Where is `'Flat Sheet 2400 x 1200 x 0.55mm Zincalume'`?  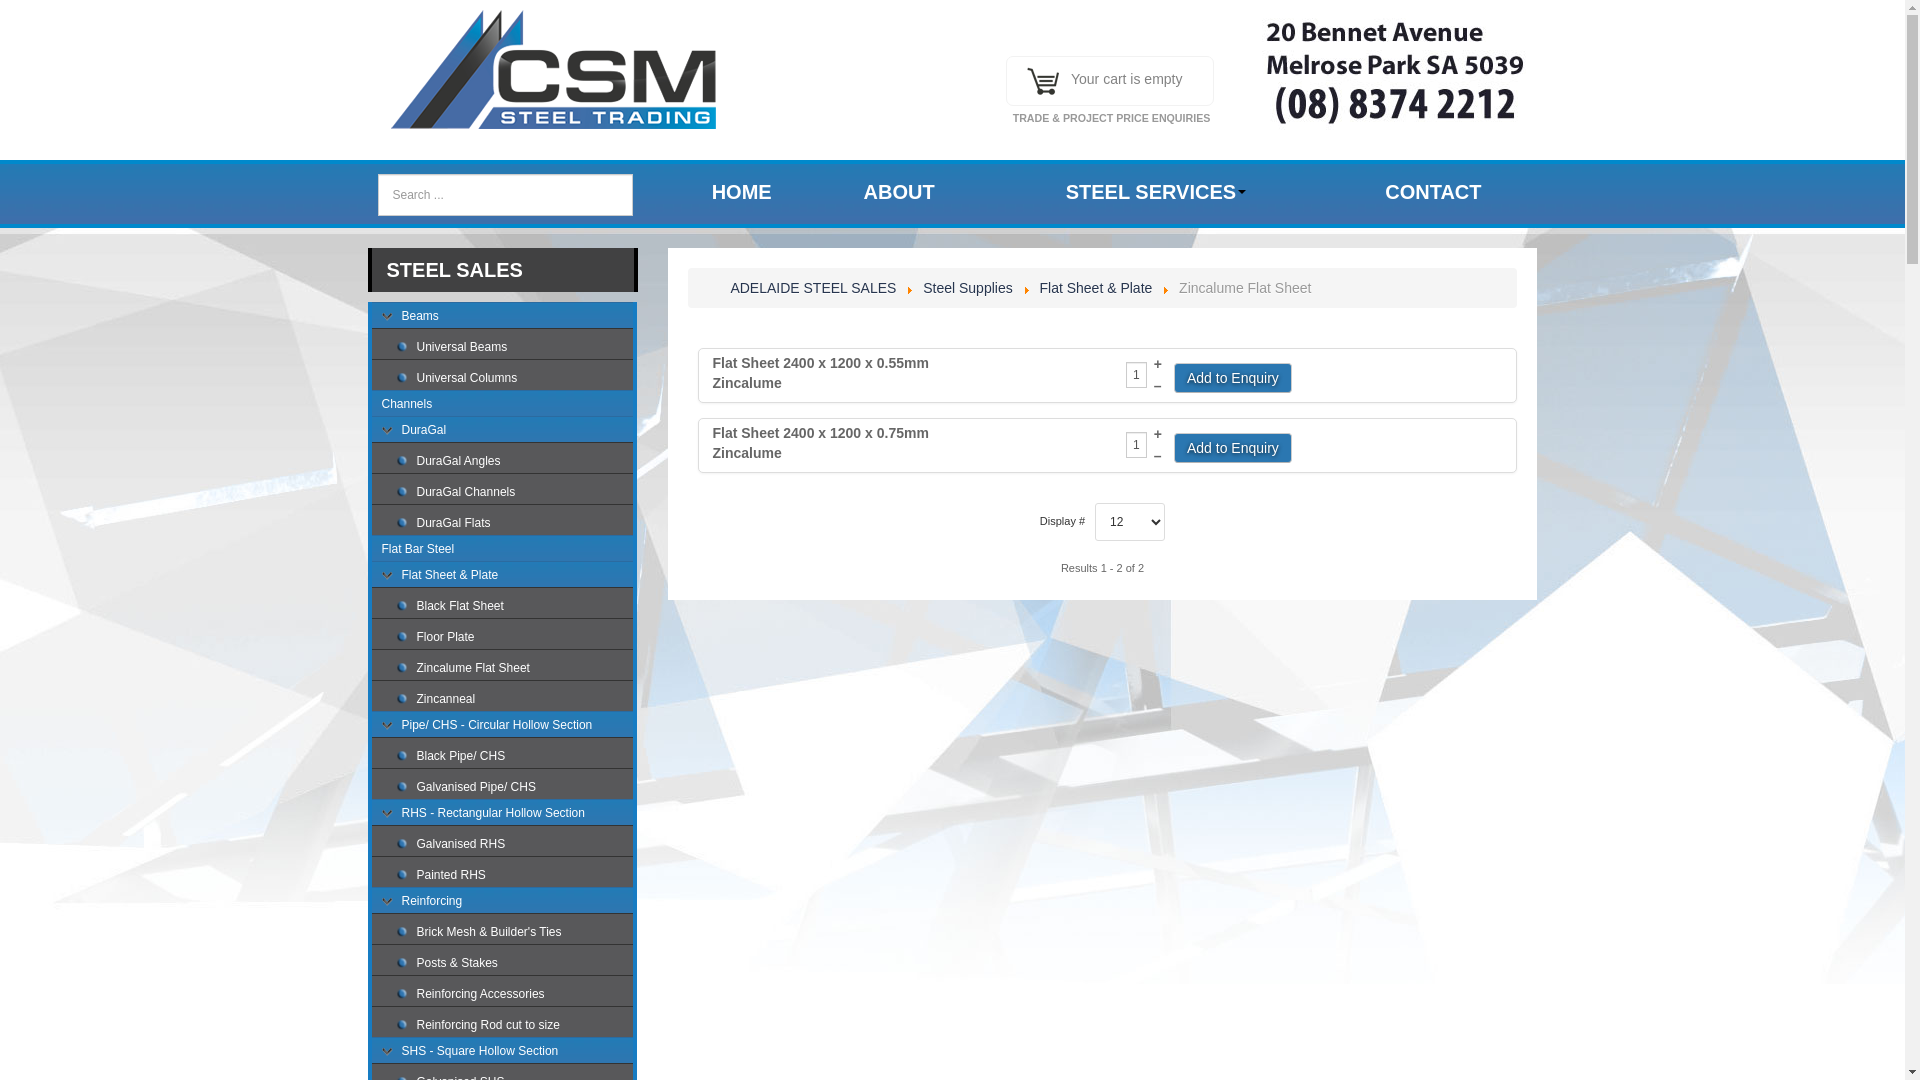 'Flat Sheet 2400 x 1200 x 0.55mm Zincalume' is located at coordinates (830, 373).